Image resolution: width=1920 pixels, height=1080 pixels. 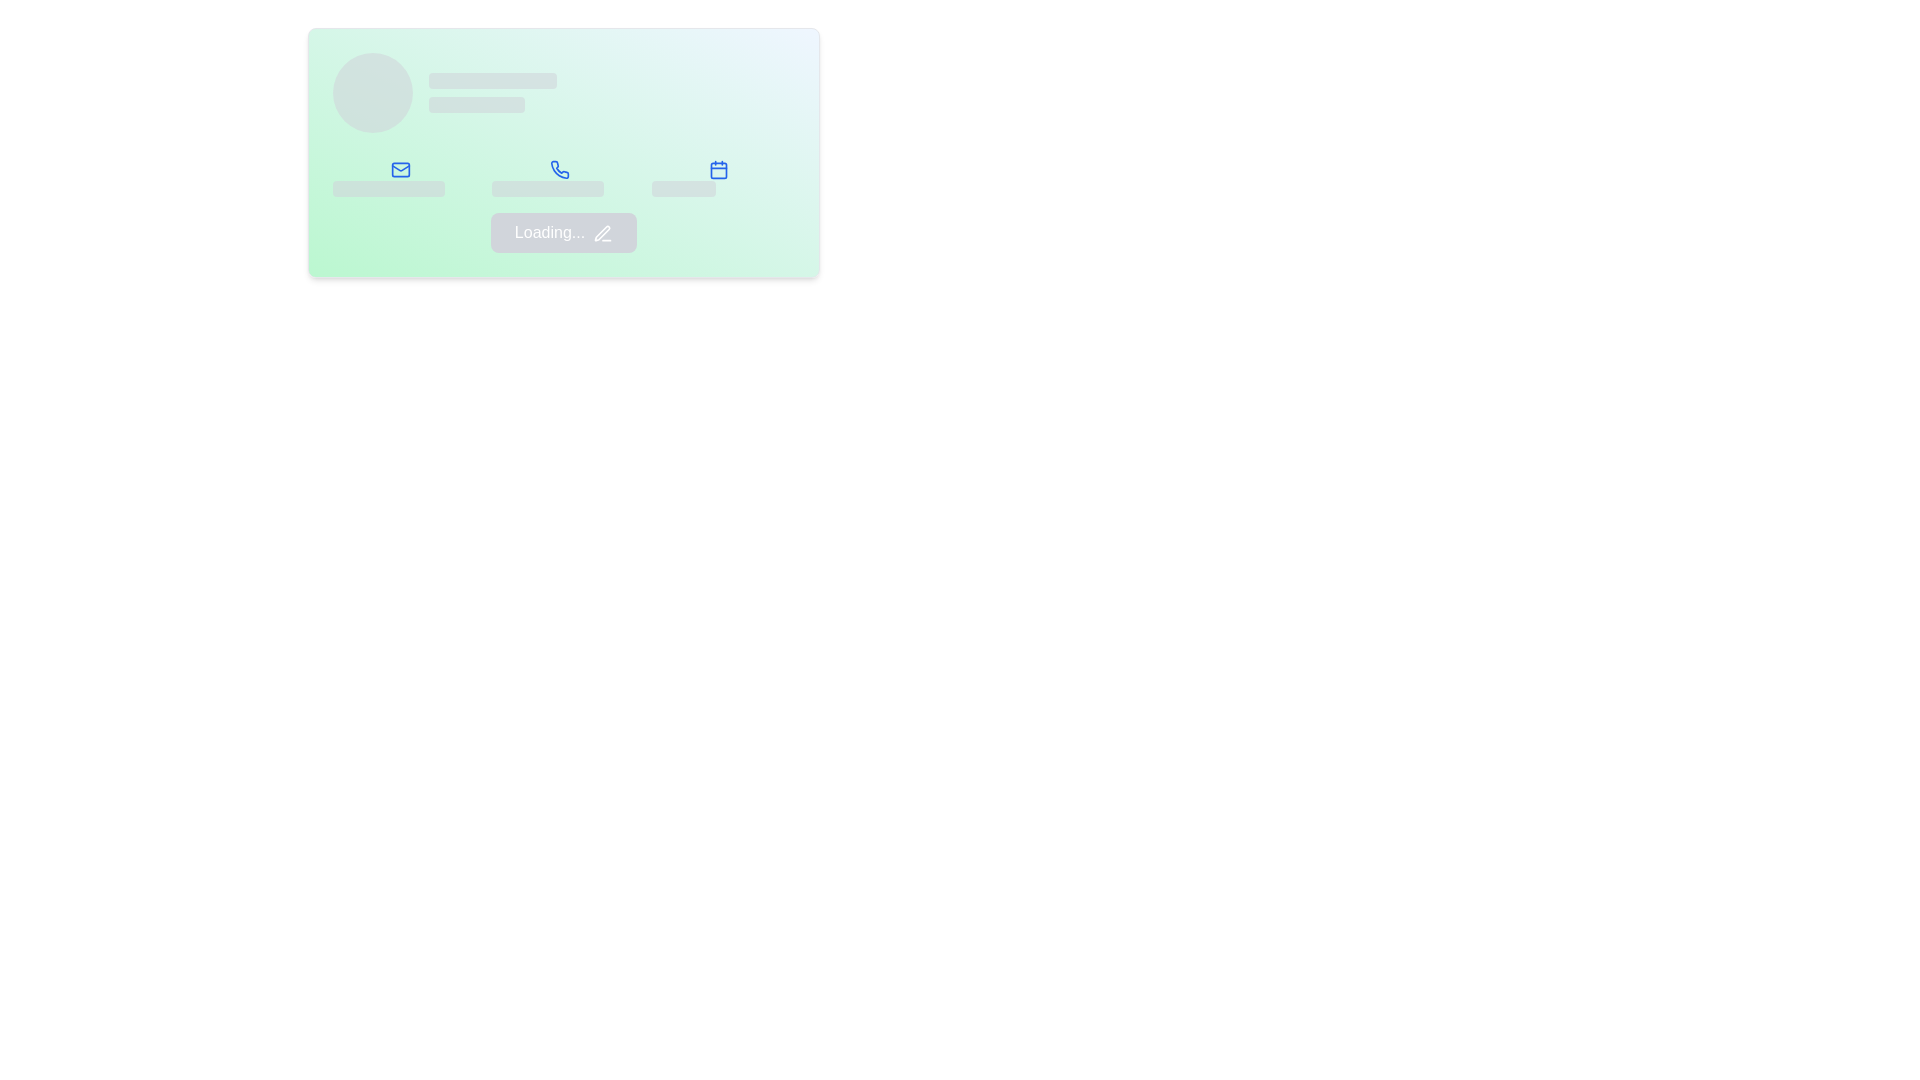 I want to click on decorative graphical component (SVG rectangle) located at the top-left corner of the email icon for debugging purposes, so click(x=400, y=168).